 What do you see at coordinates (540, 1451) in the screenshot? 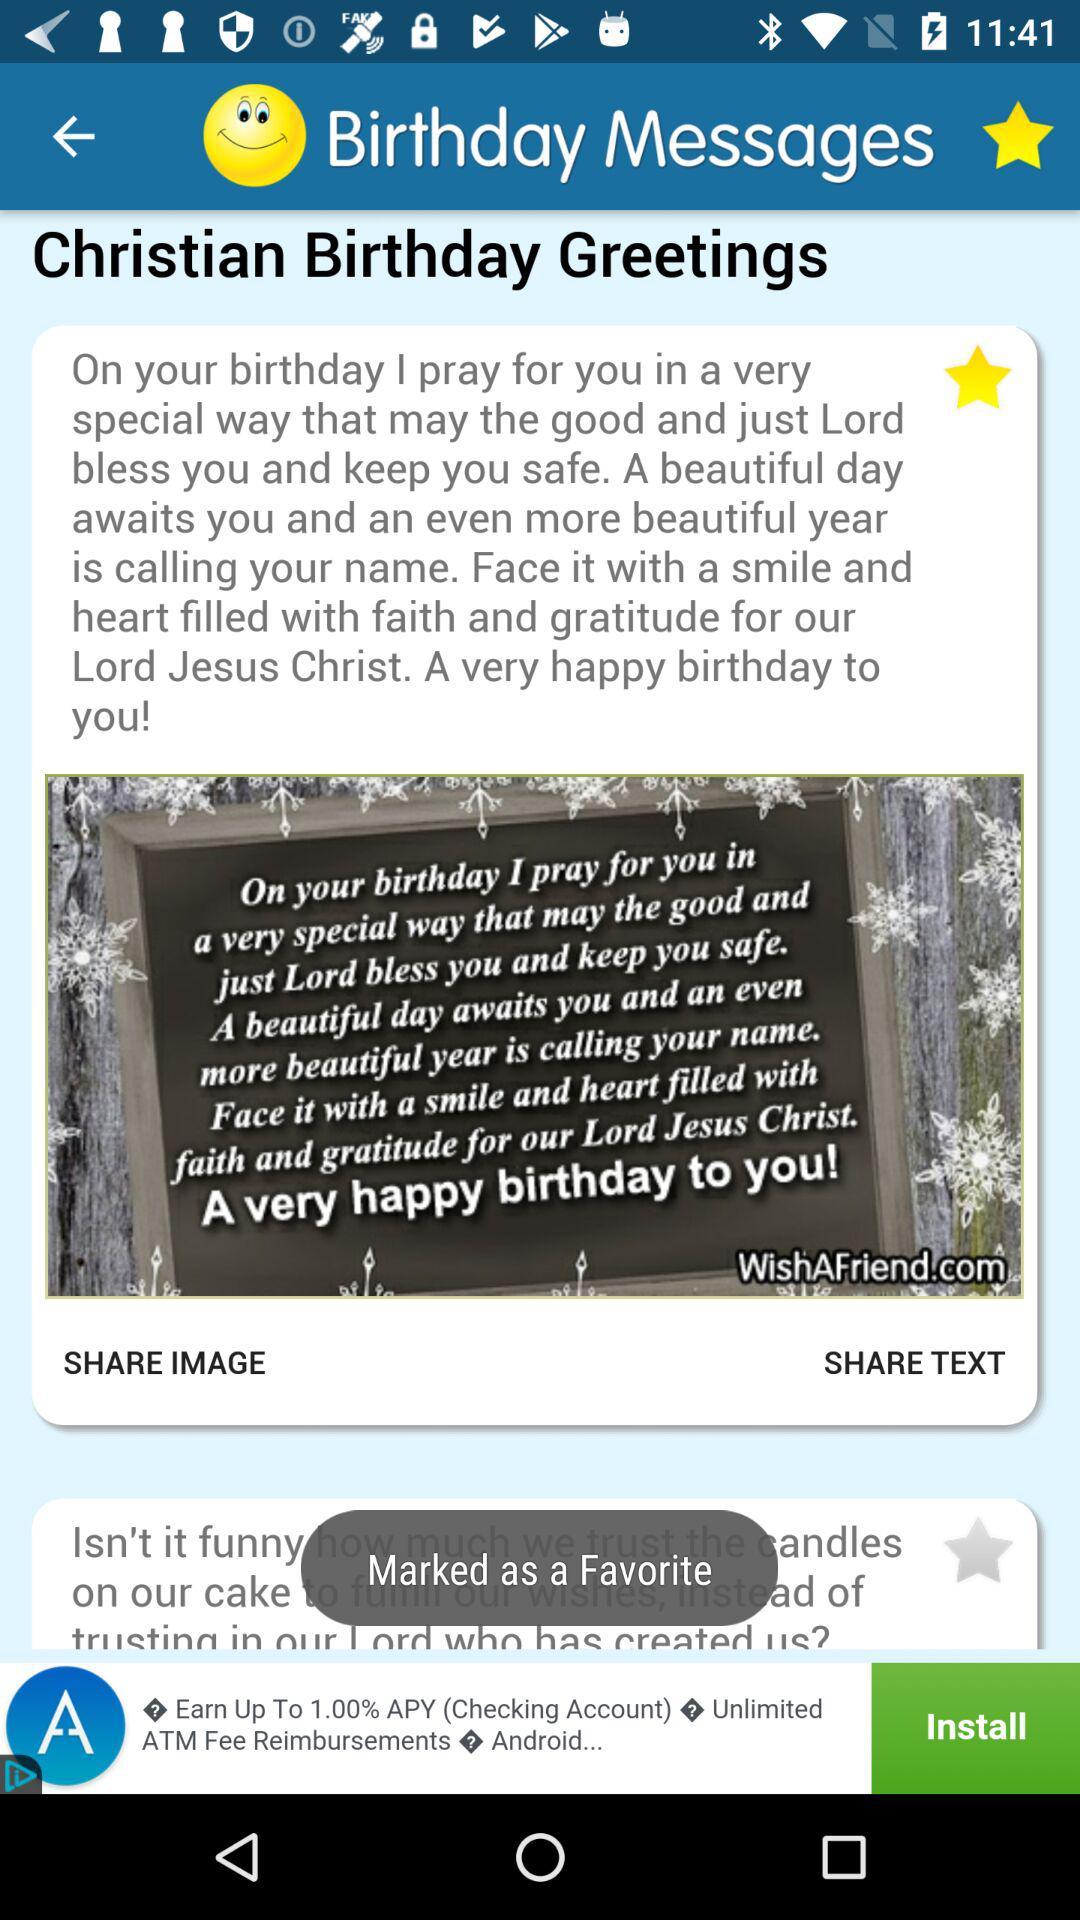
I see `the icon below the share image item` at bounding box center [540, 1451].